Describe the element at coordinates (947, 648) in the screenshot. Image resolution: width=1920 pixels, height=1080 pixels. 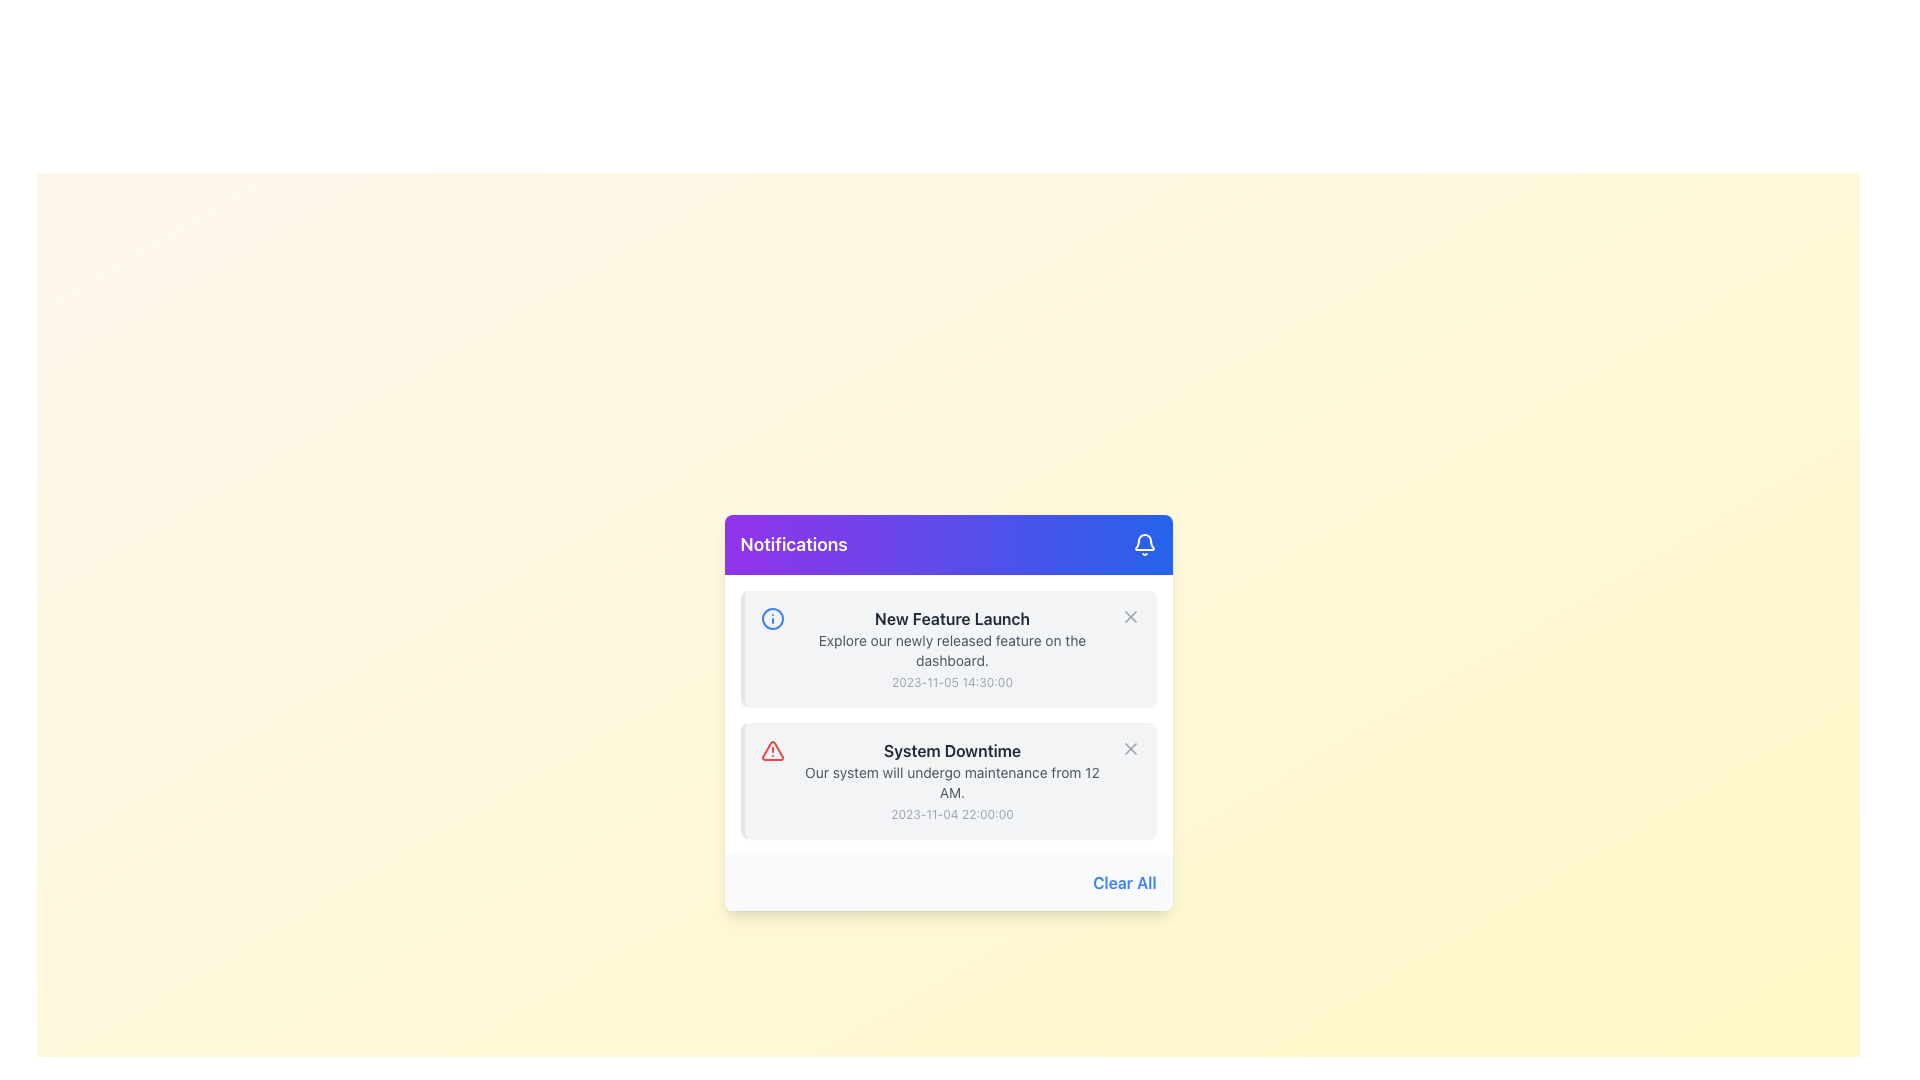
I see `information displayed in the Notification Card located under the 'Notifications' header, which is the first item in the list` at that location.